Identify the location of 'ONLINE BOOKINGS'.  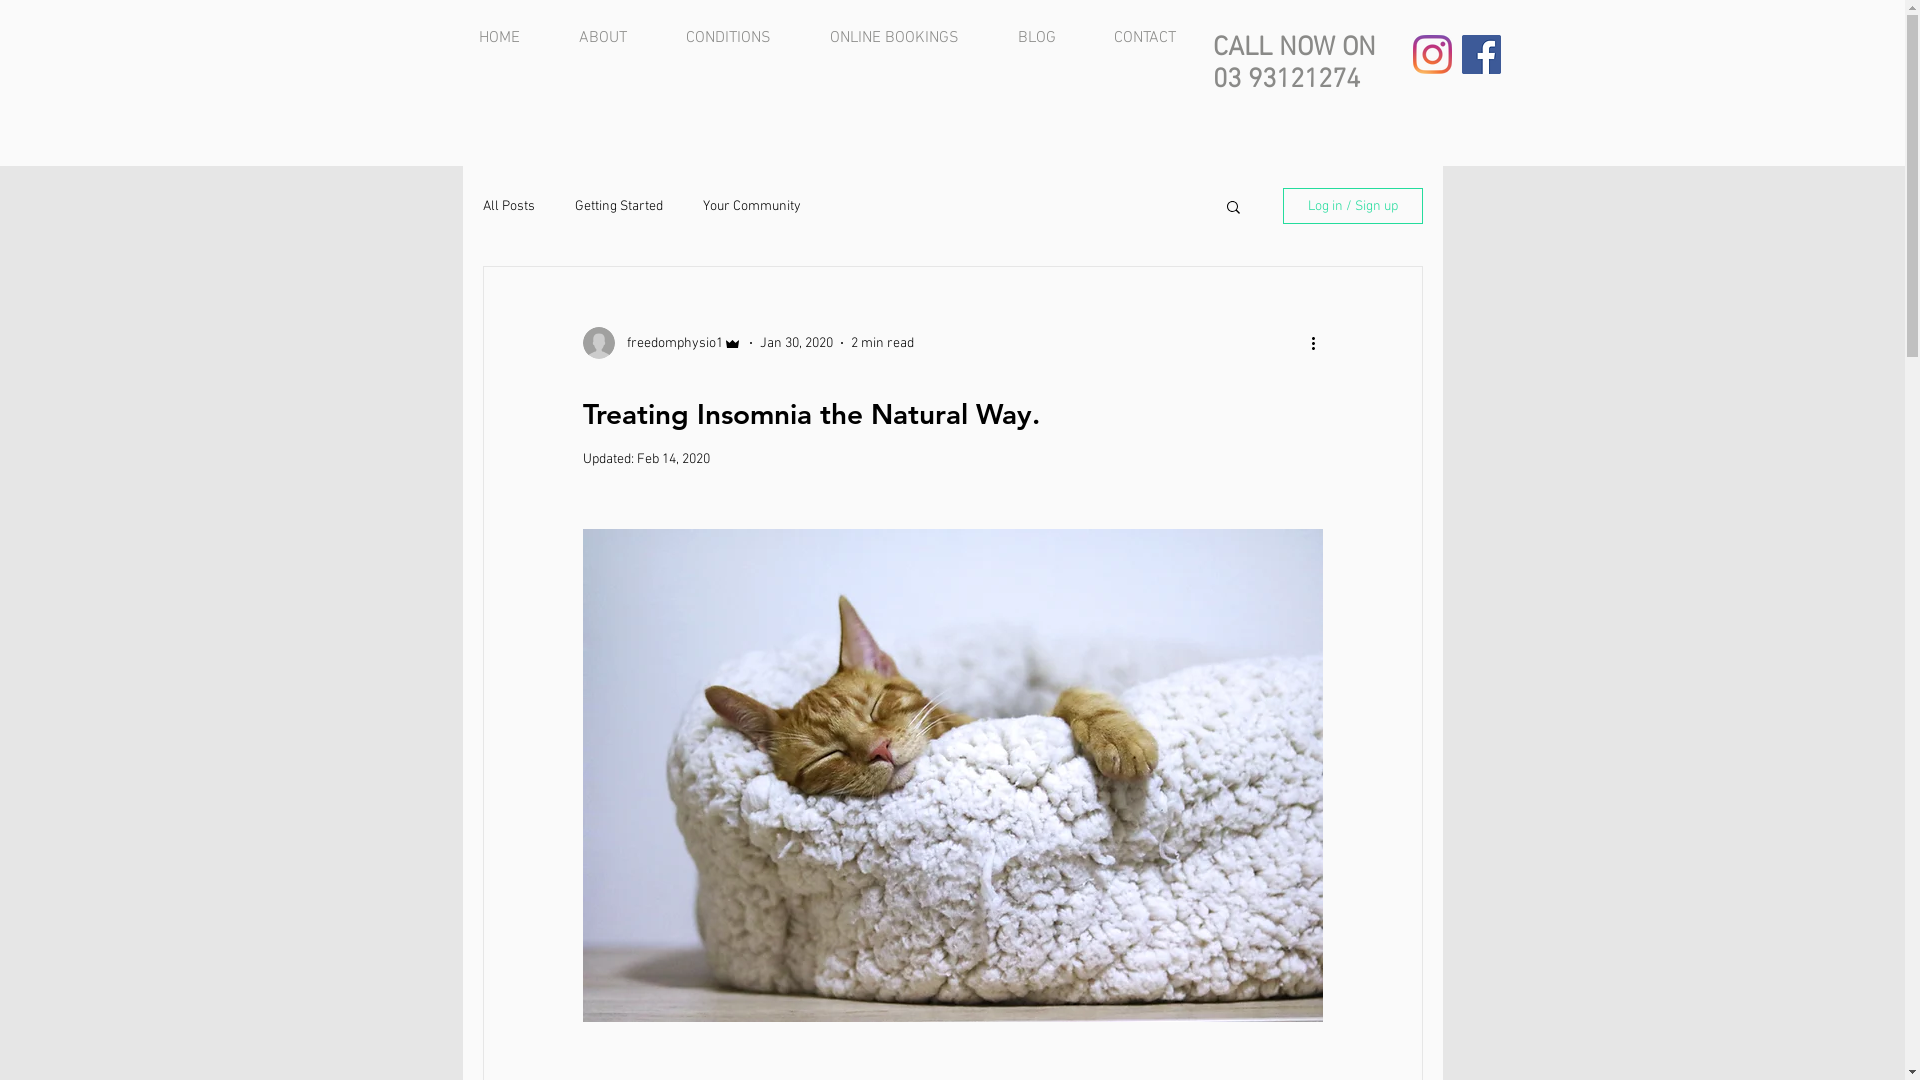
(814, 38).